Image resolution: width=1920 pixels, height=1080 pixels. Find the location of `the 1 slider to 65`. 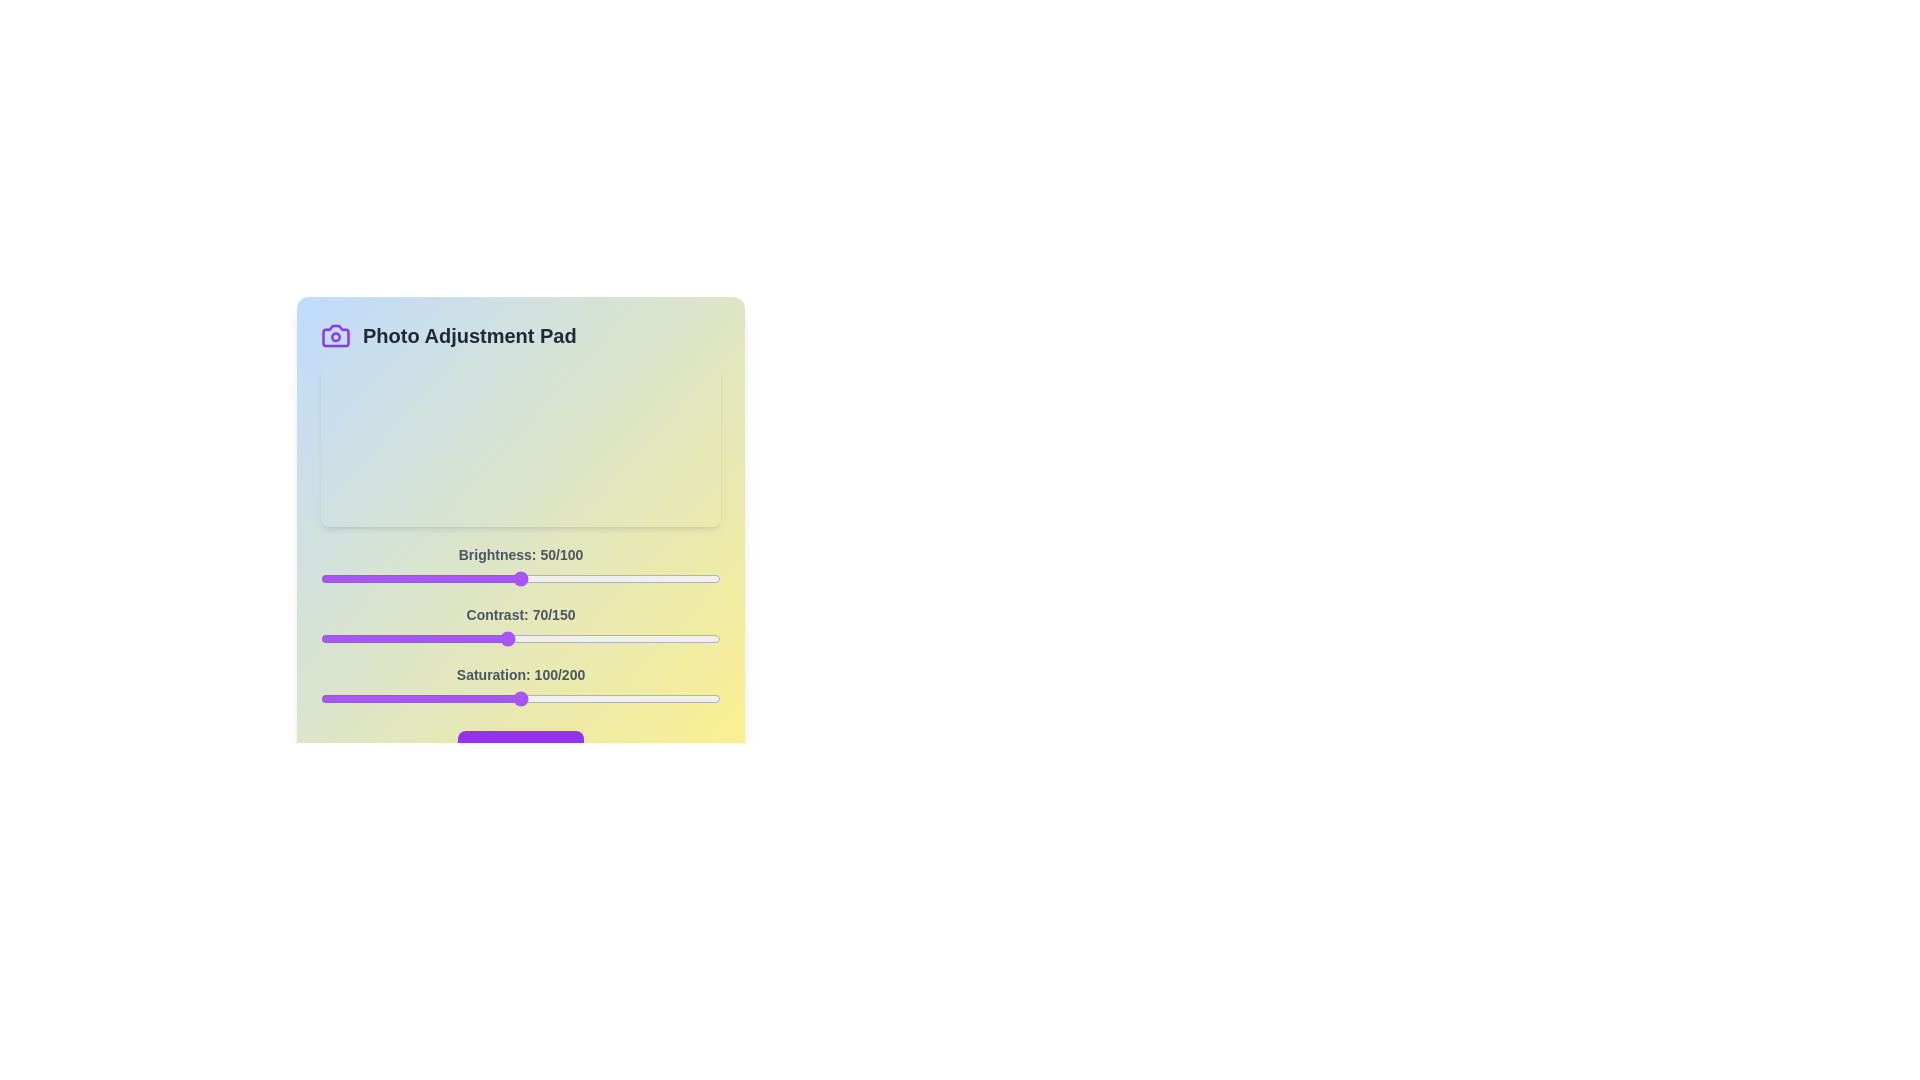

the 1 slider to 65 is located at coordinates (494, 639).